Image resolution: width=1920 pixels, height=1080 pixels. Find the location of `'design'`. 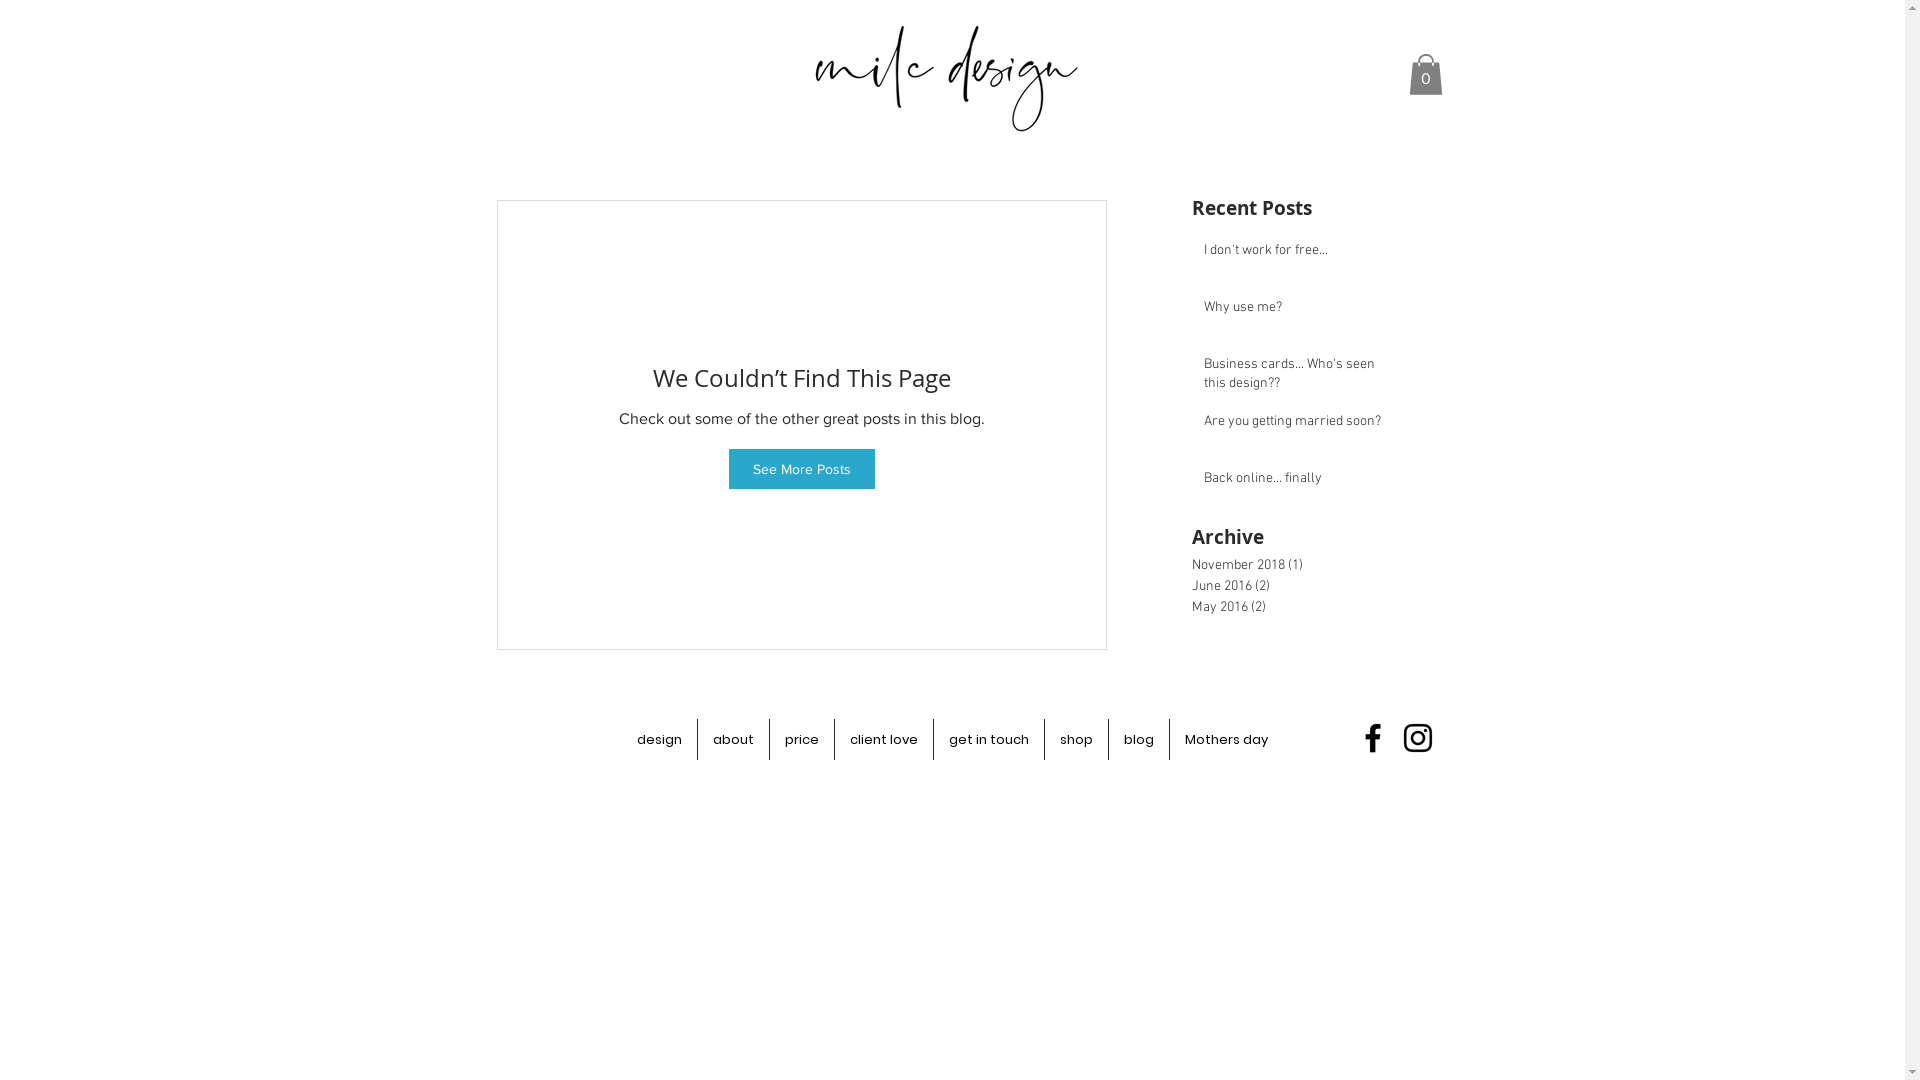

'design' is located at coordinates (621, 739).